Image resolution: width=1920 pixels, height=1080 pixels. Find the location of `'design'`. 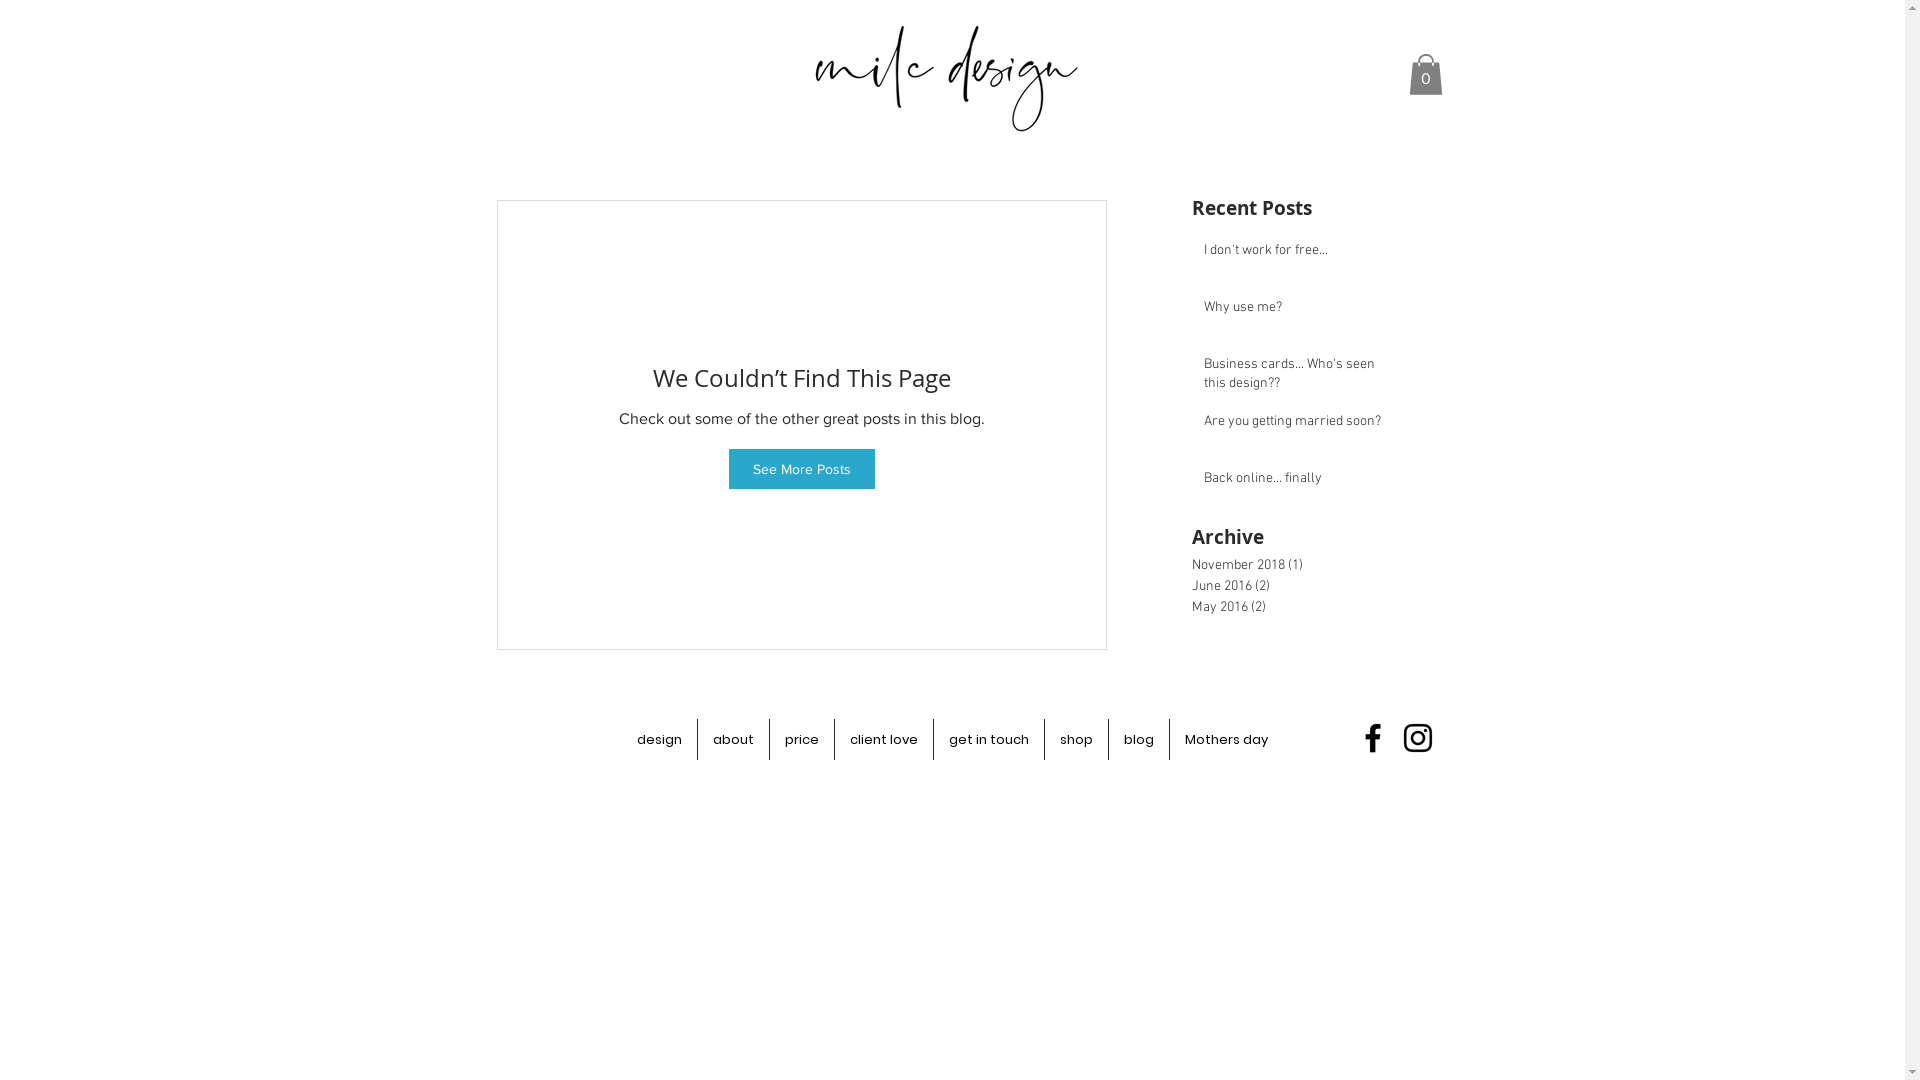

'design' is located at coordinates (621, 739).